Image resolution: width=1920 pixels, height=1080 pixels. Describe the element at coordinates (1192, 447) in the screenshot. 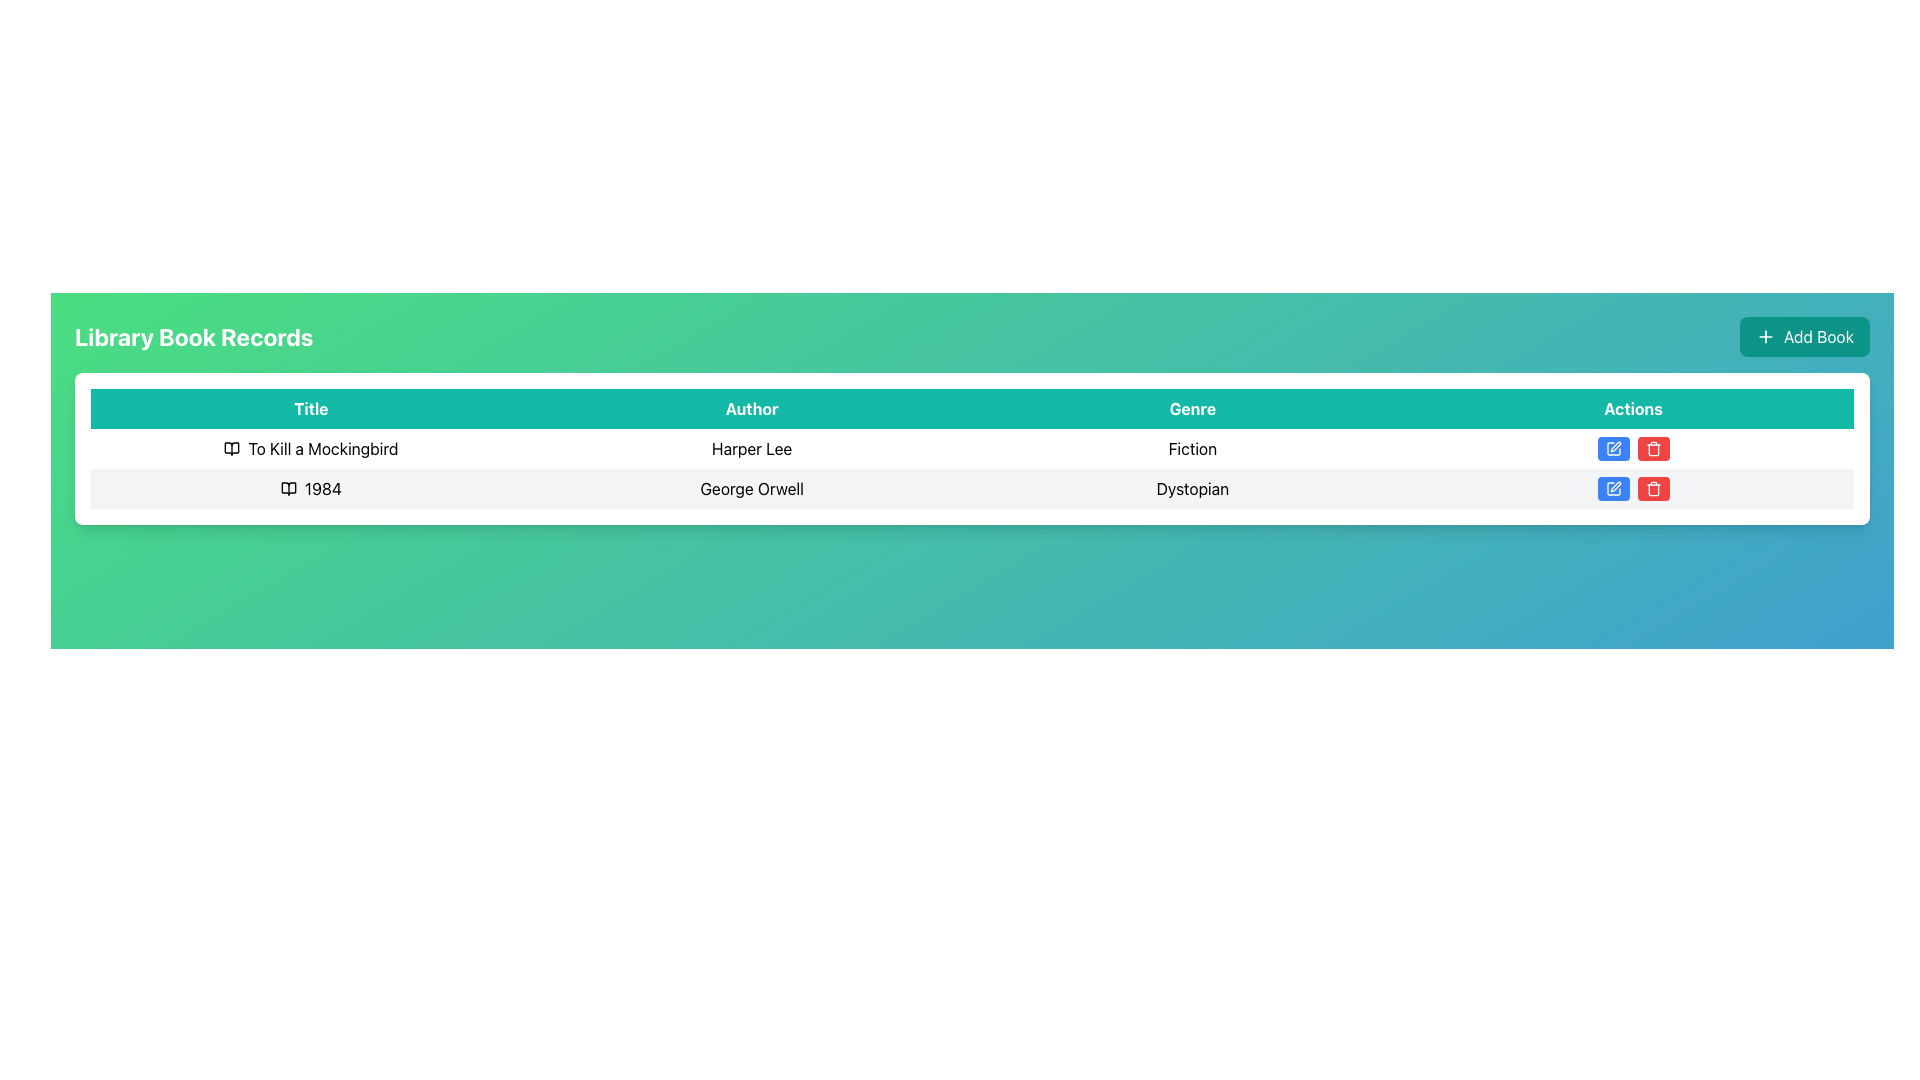

I see `the Text Label indicating the genre of the book in the first row of the table, positioned between 'Harper Lee' and blank space` at that location.